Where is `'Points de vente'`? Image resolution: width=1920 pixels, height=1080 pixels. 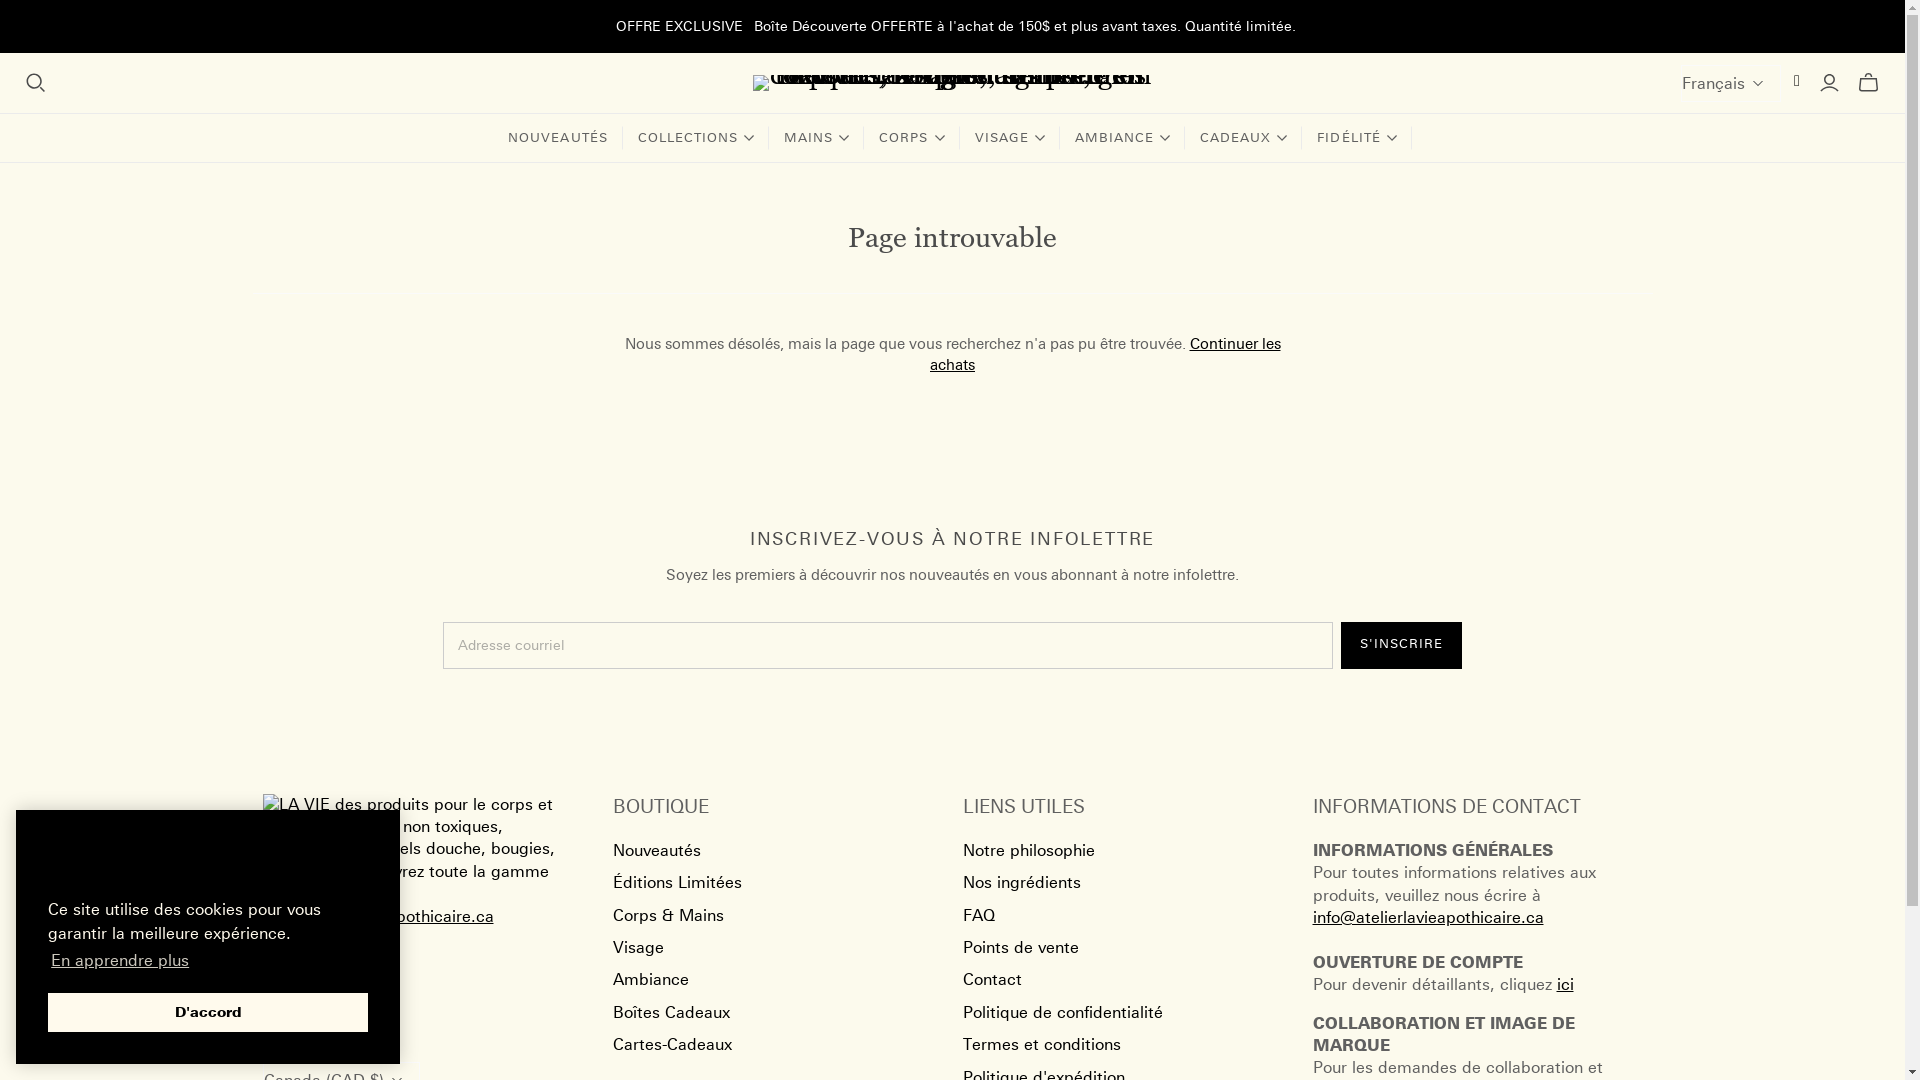
'Points de vente' is located at coordinates (1019, 946).